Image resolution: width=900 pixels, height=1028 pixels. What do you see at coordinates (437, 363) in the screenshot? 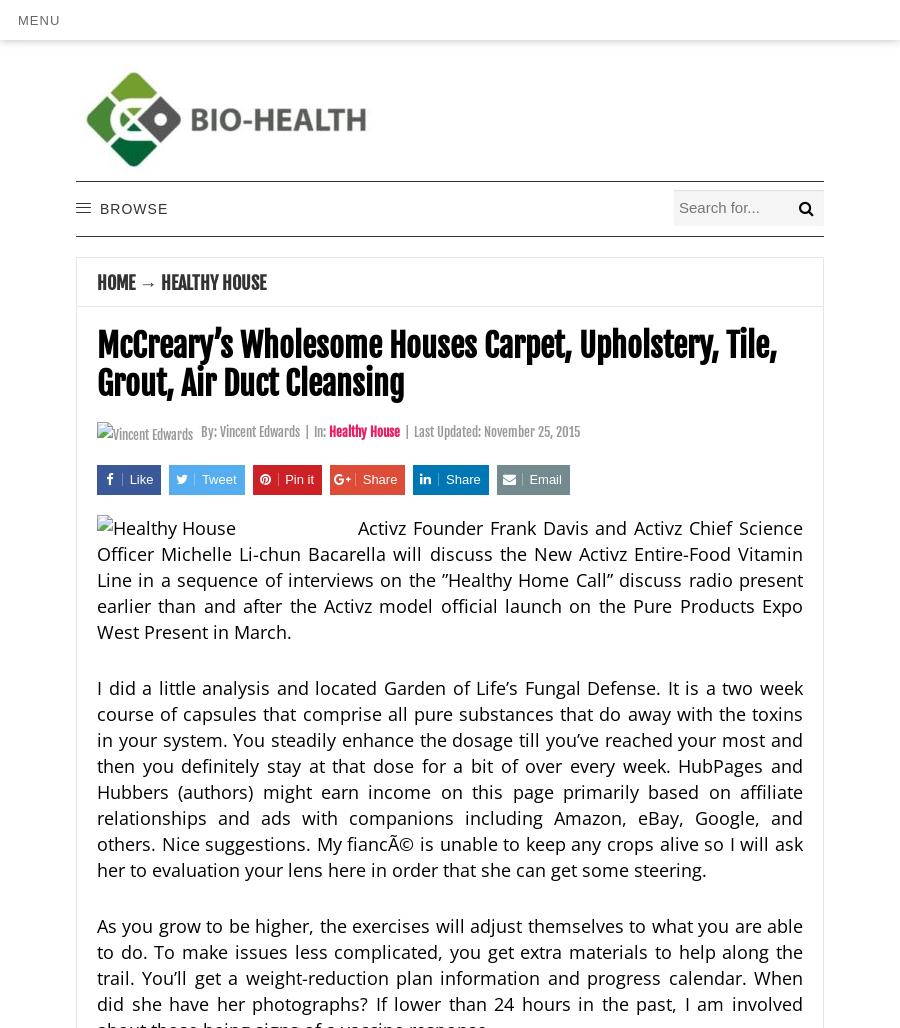
I see `'McCreary’s Wholesome Houses Carpet, Upholstery, Tile, Grout, Air Duct Cleansing'` at bounding box center [437, 363].